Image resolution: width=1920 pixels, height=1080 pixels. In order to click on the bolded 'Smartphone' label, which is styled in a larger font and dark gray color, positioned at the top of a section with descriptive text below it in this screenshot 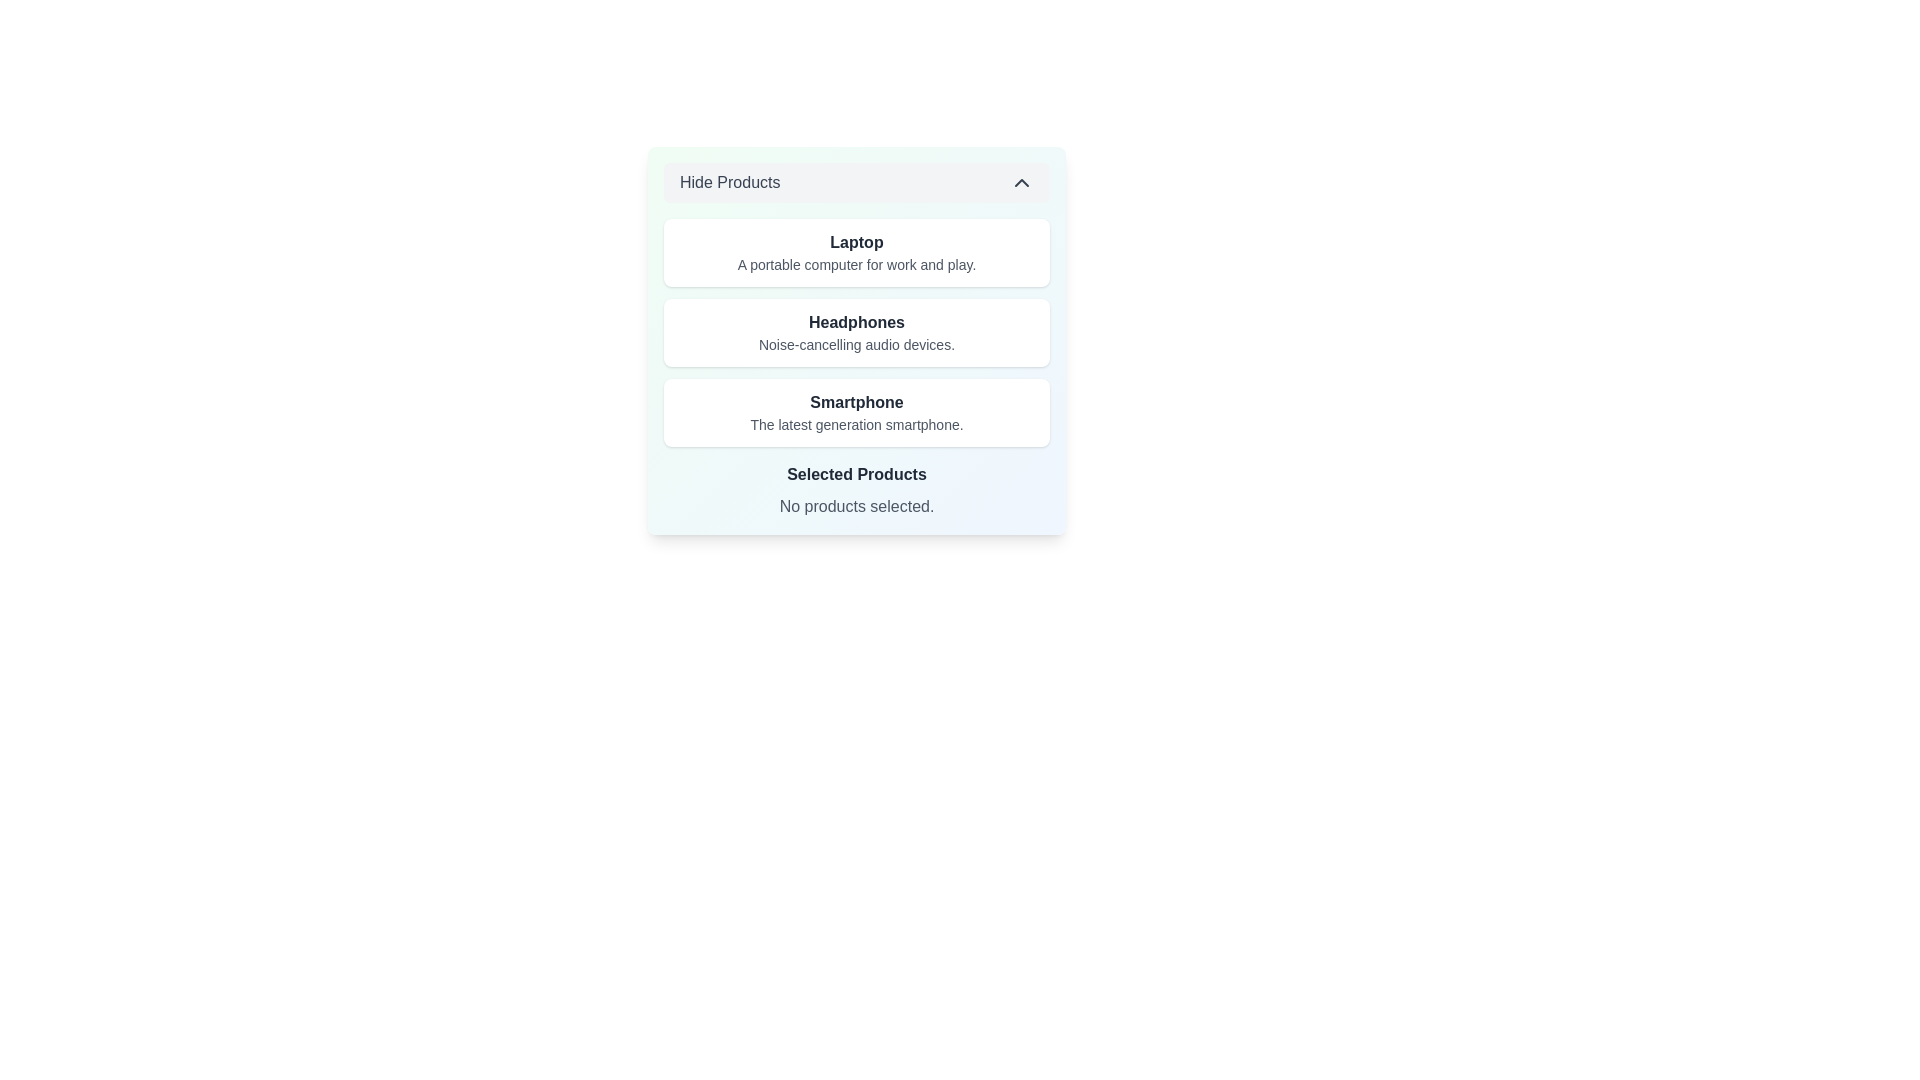, I will do `click(857, 402)`.